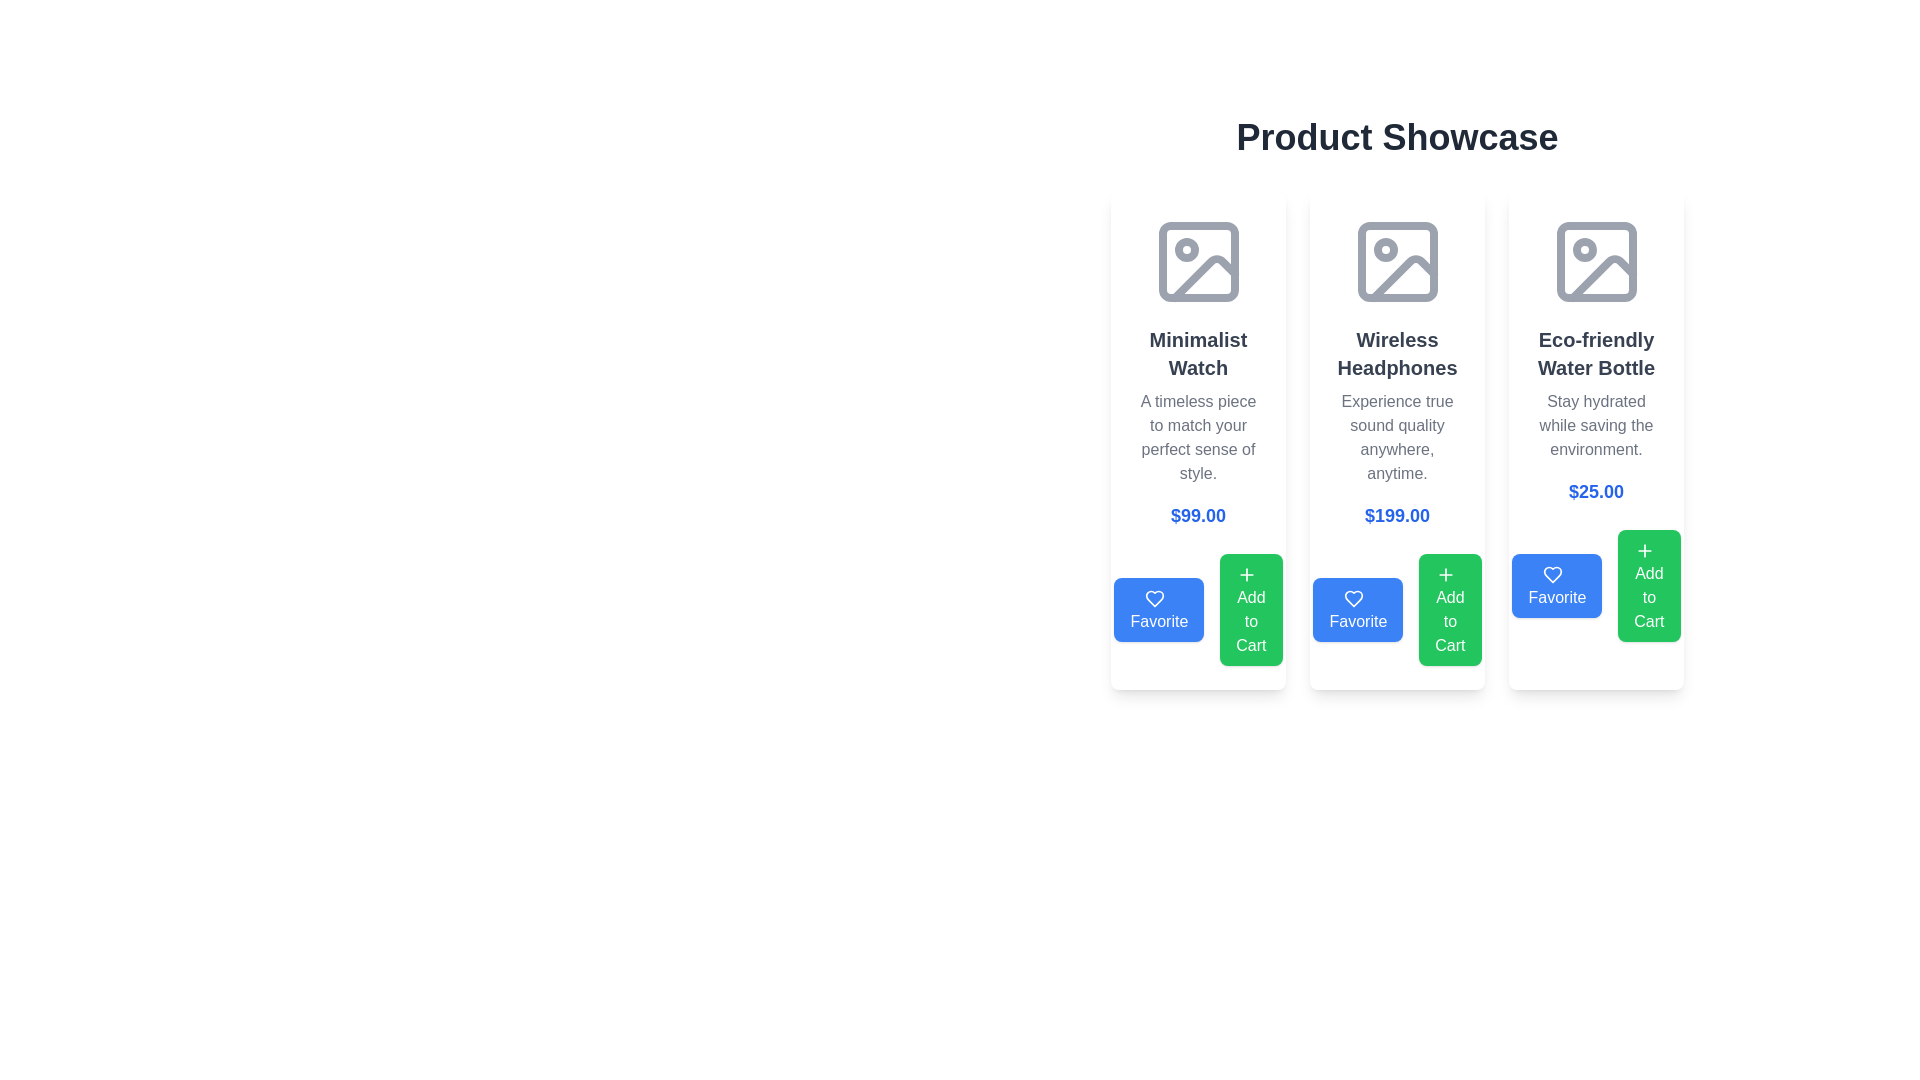 This screenshot has height=1080, width=1920. I want to click on the 'Favorite' button with a blue background and white text, so click(1159, 608).